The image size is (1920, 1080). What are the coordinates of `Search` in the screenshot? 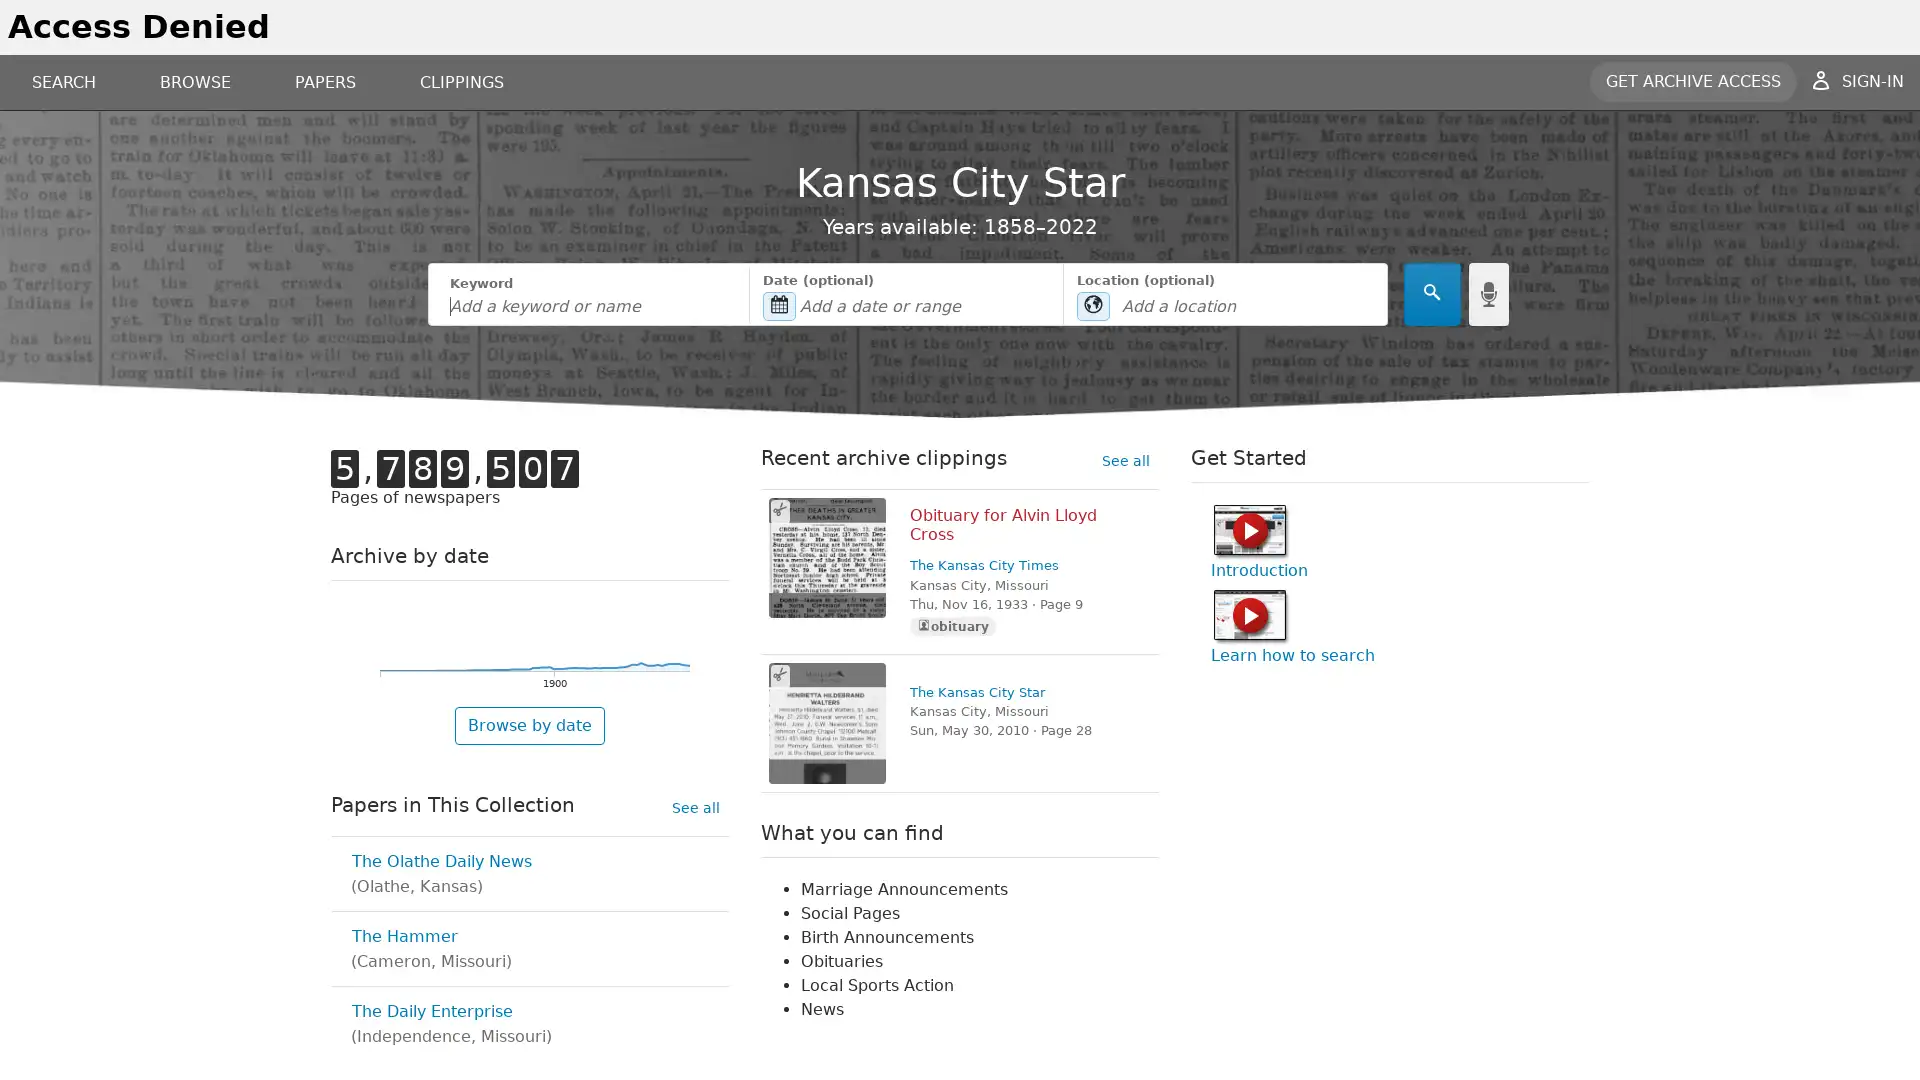 It's located at (1430, 294).